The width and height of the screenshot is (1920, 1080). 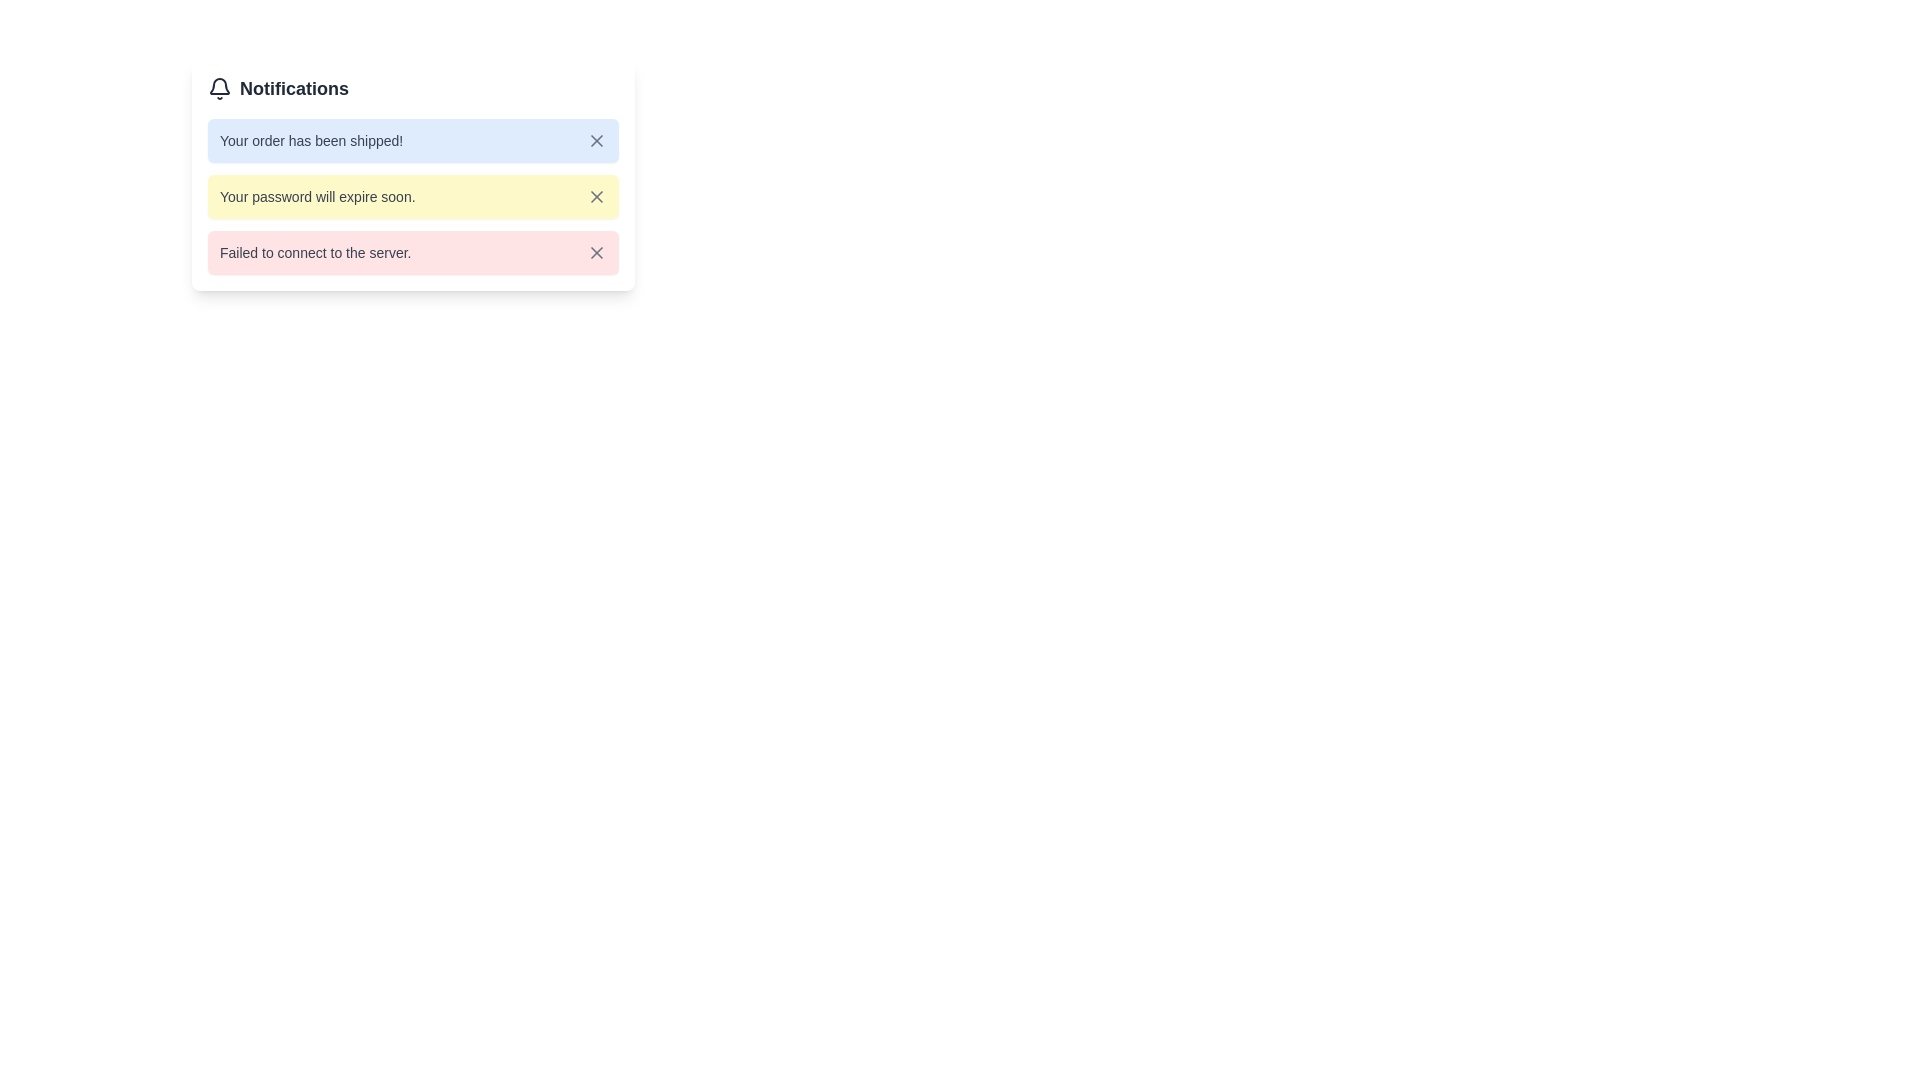 What do you see at coordinates (595, 196) in the screenshot?
I see `the close button located in the top-right corner of the yellow notification card that says 'Your password will expire soon.'` at bounding box center [595, 196].